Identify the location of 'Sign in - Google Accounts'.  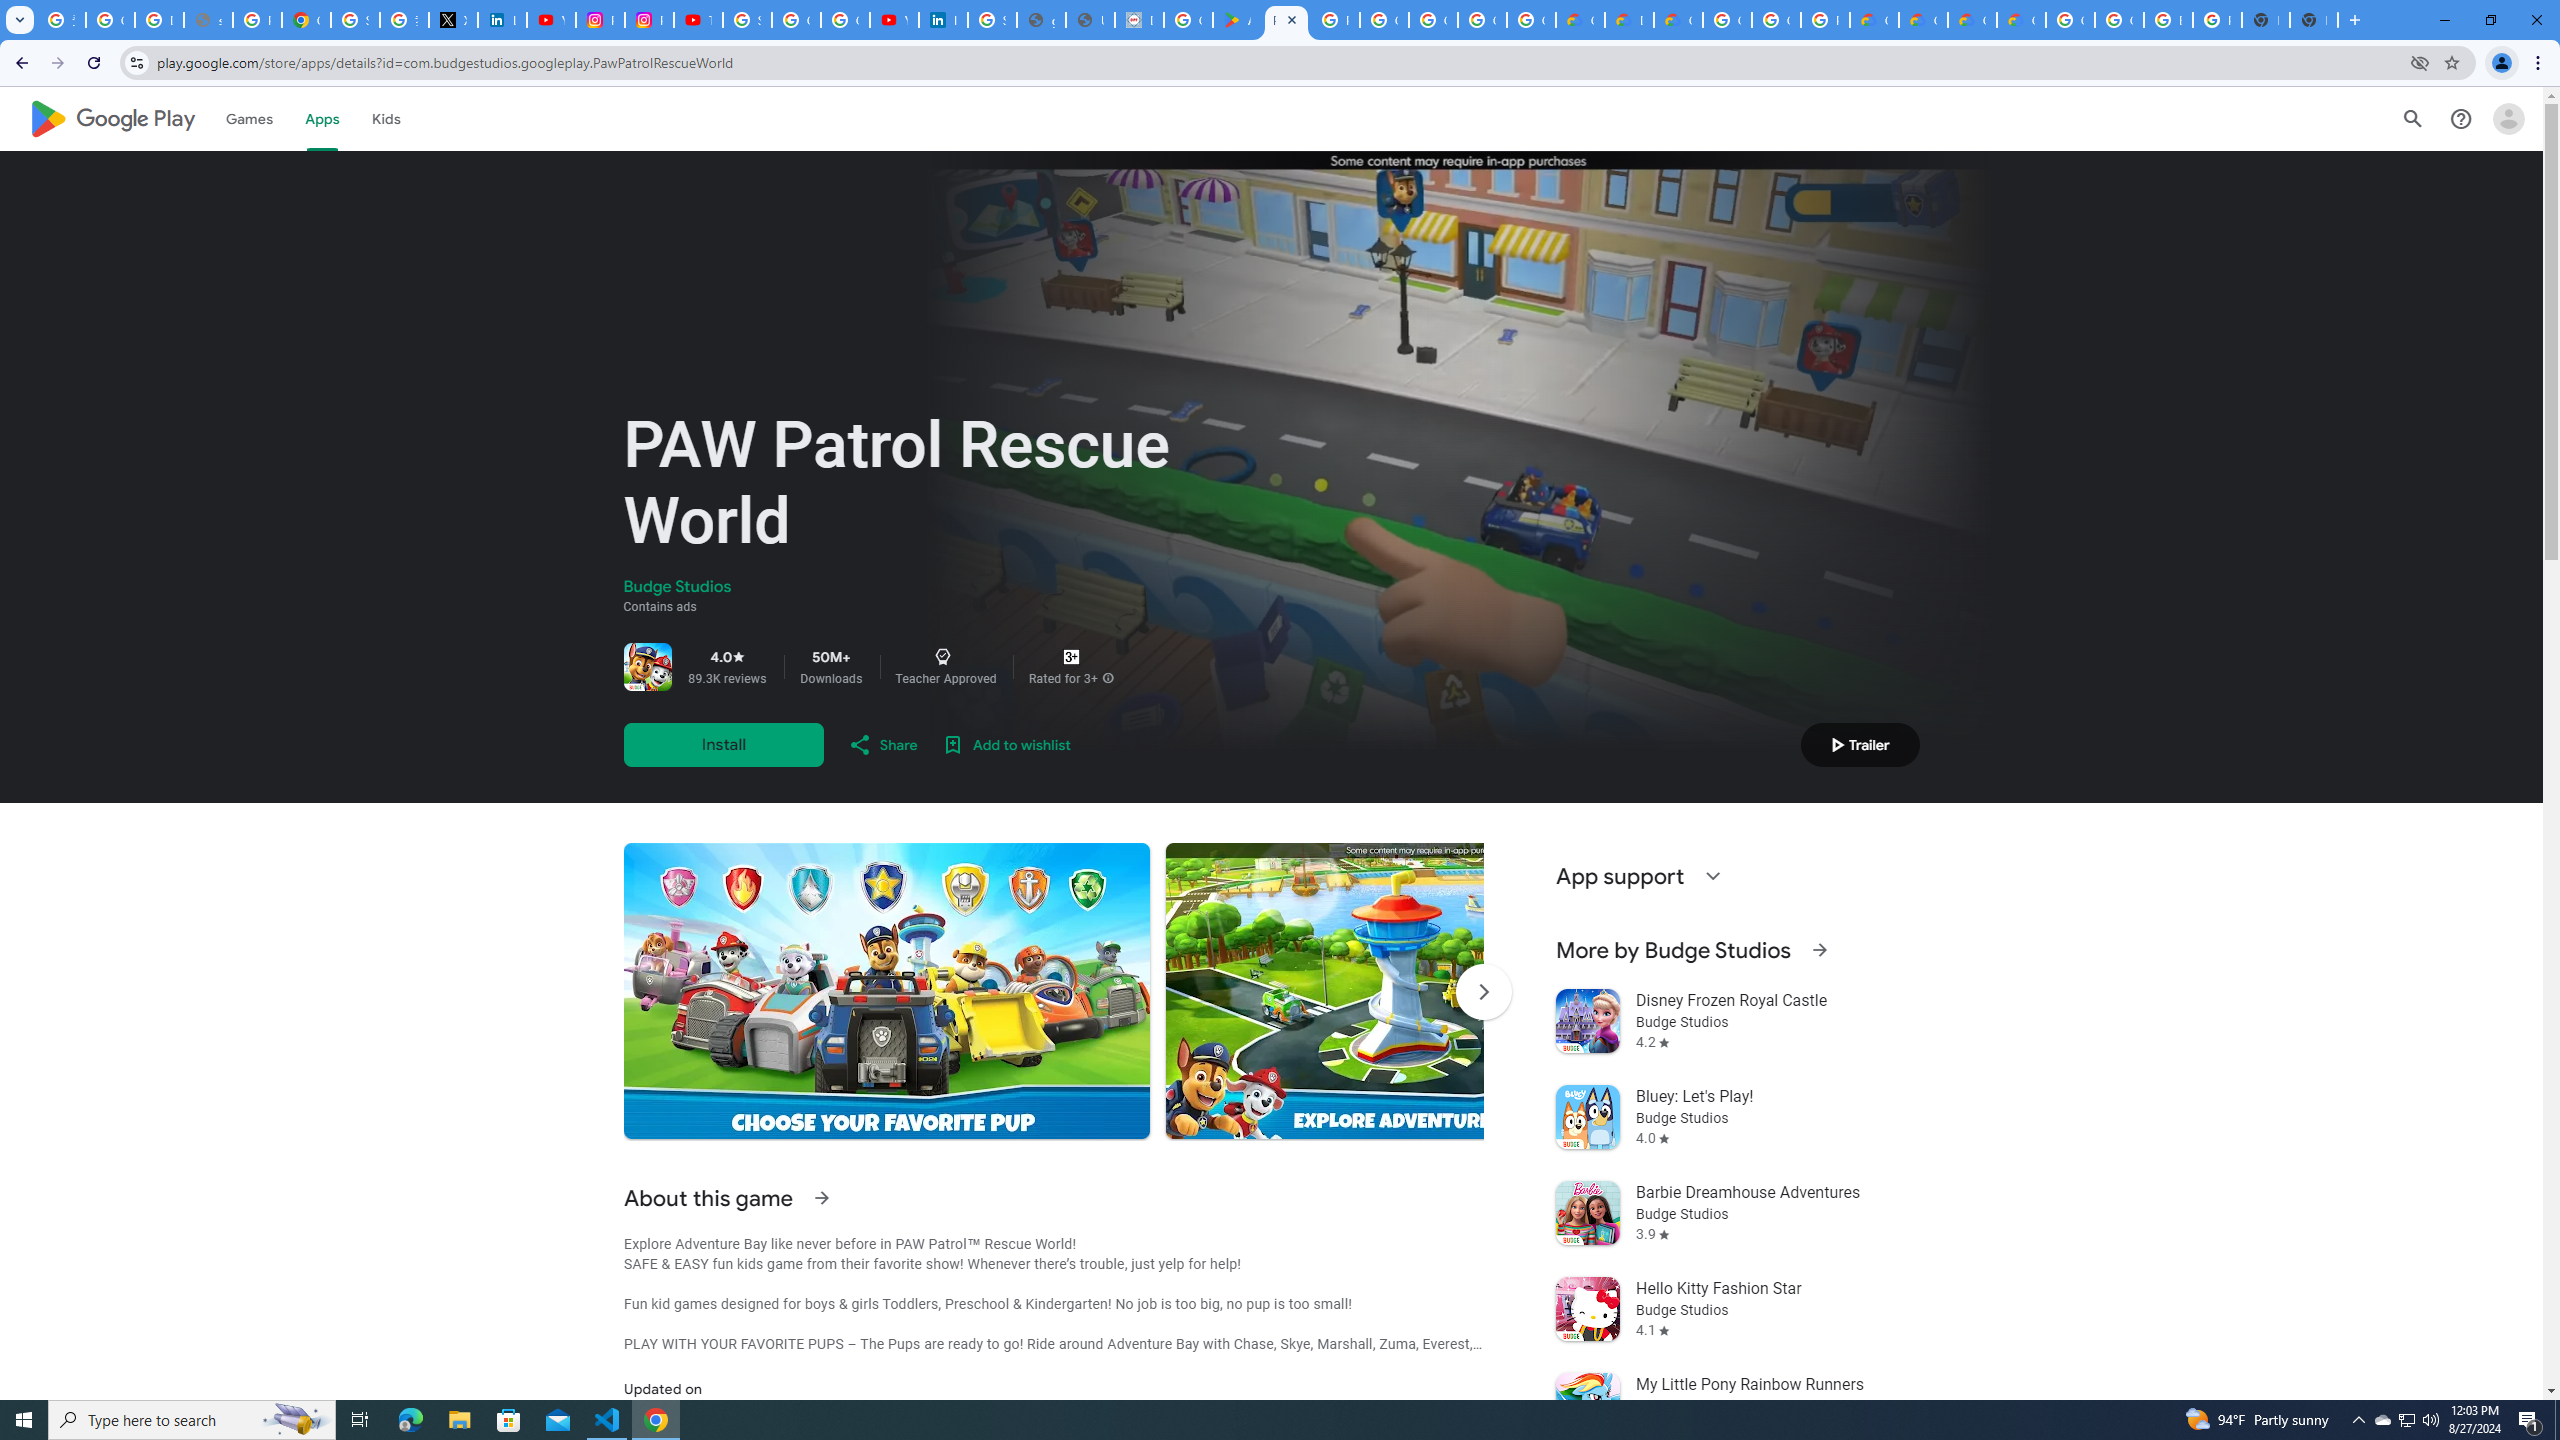
(354, 19).